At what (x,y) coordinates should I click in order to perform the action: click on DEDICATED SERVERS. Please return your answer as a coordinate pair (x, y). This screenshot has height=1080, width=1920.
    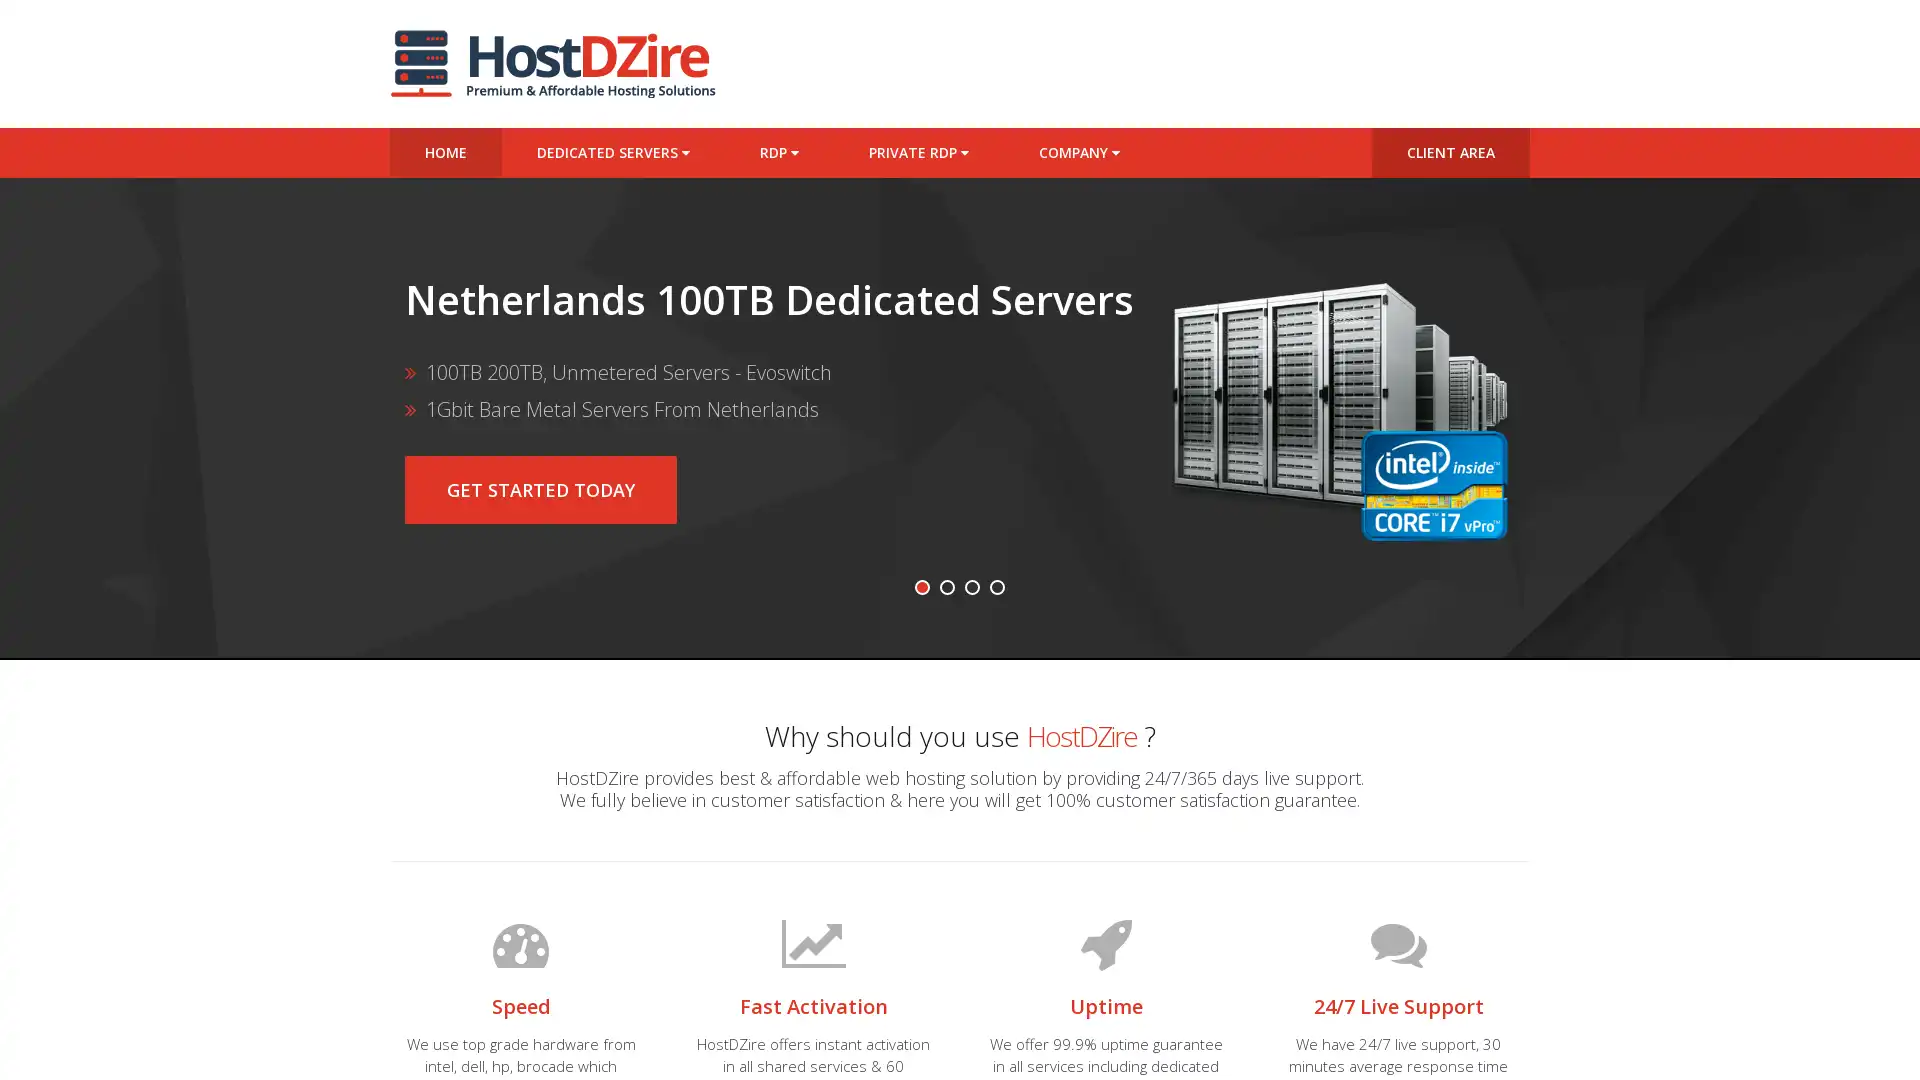
    Looking at the image, I should click on (612, 152).